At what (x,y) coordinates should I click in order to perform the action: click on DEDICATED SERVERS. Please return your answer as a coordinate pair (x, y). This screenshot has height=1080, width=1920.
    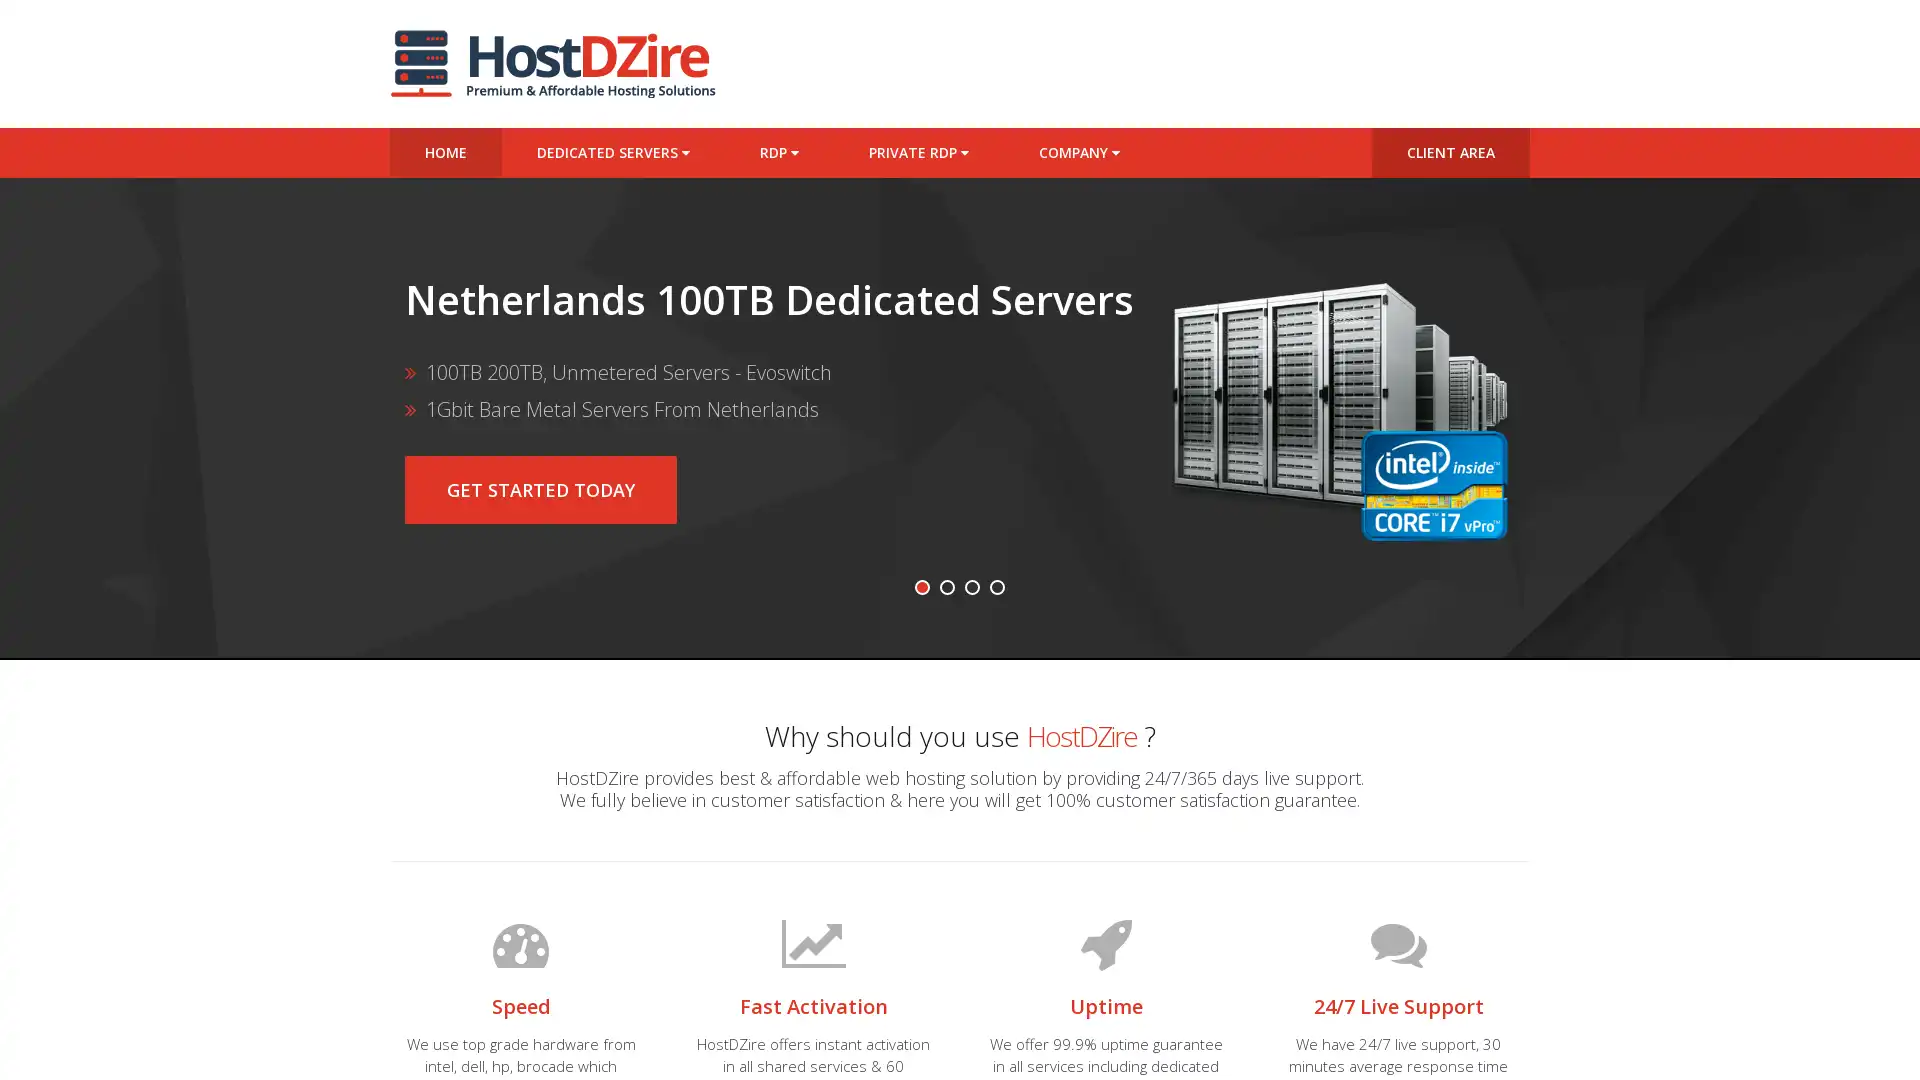
    Looking at the image, I should click on (612, 152).